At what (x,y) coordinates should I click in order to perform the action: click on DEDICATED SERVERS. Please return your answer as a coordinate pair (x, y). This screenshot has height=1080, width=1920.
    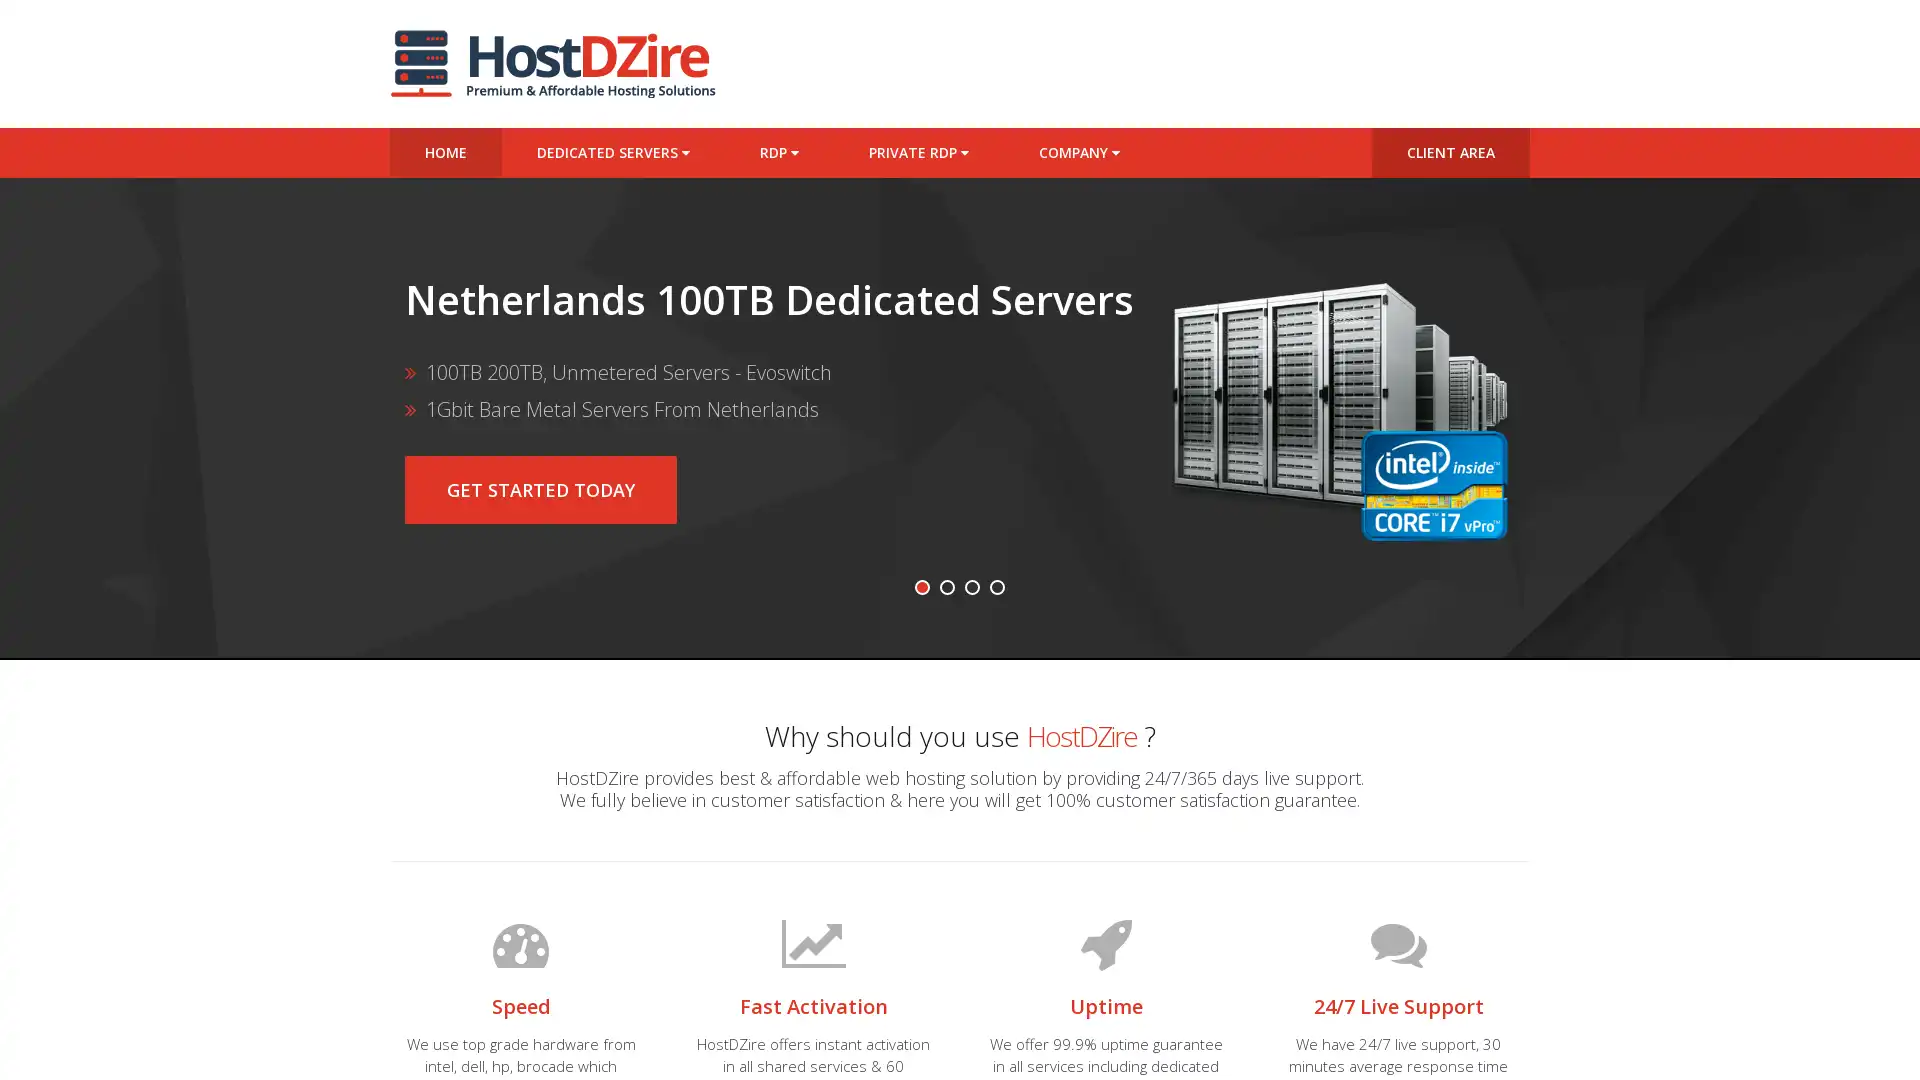
    Looking at the image, I should click on (612, 152).